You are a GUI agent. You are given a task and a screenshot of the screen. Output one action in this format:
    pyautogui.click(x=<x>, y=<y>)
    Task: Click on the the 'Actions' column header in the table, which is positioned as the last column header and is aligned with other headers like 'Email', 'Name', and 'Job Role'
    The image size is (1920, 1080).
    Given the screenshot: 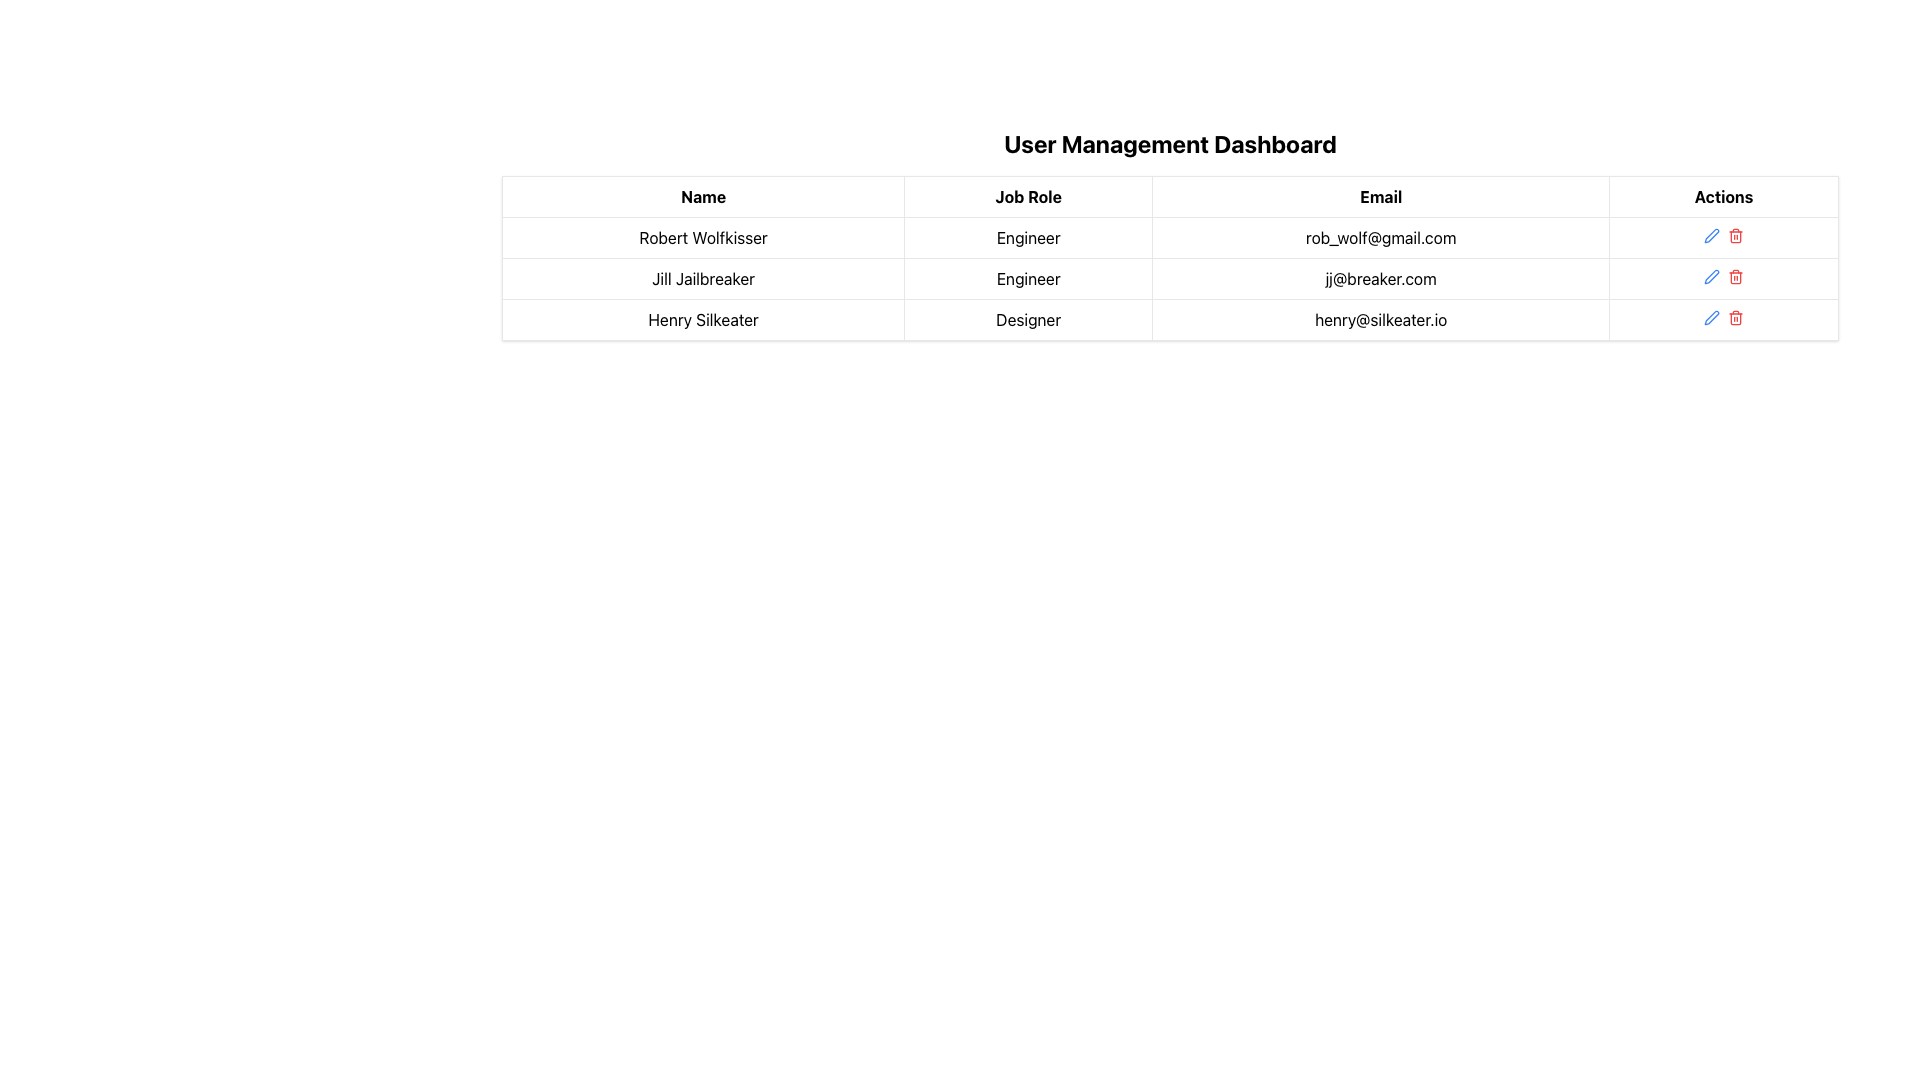 What is the action you would take?
    pyautogui.click(x=1723, y=196)
    